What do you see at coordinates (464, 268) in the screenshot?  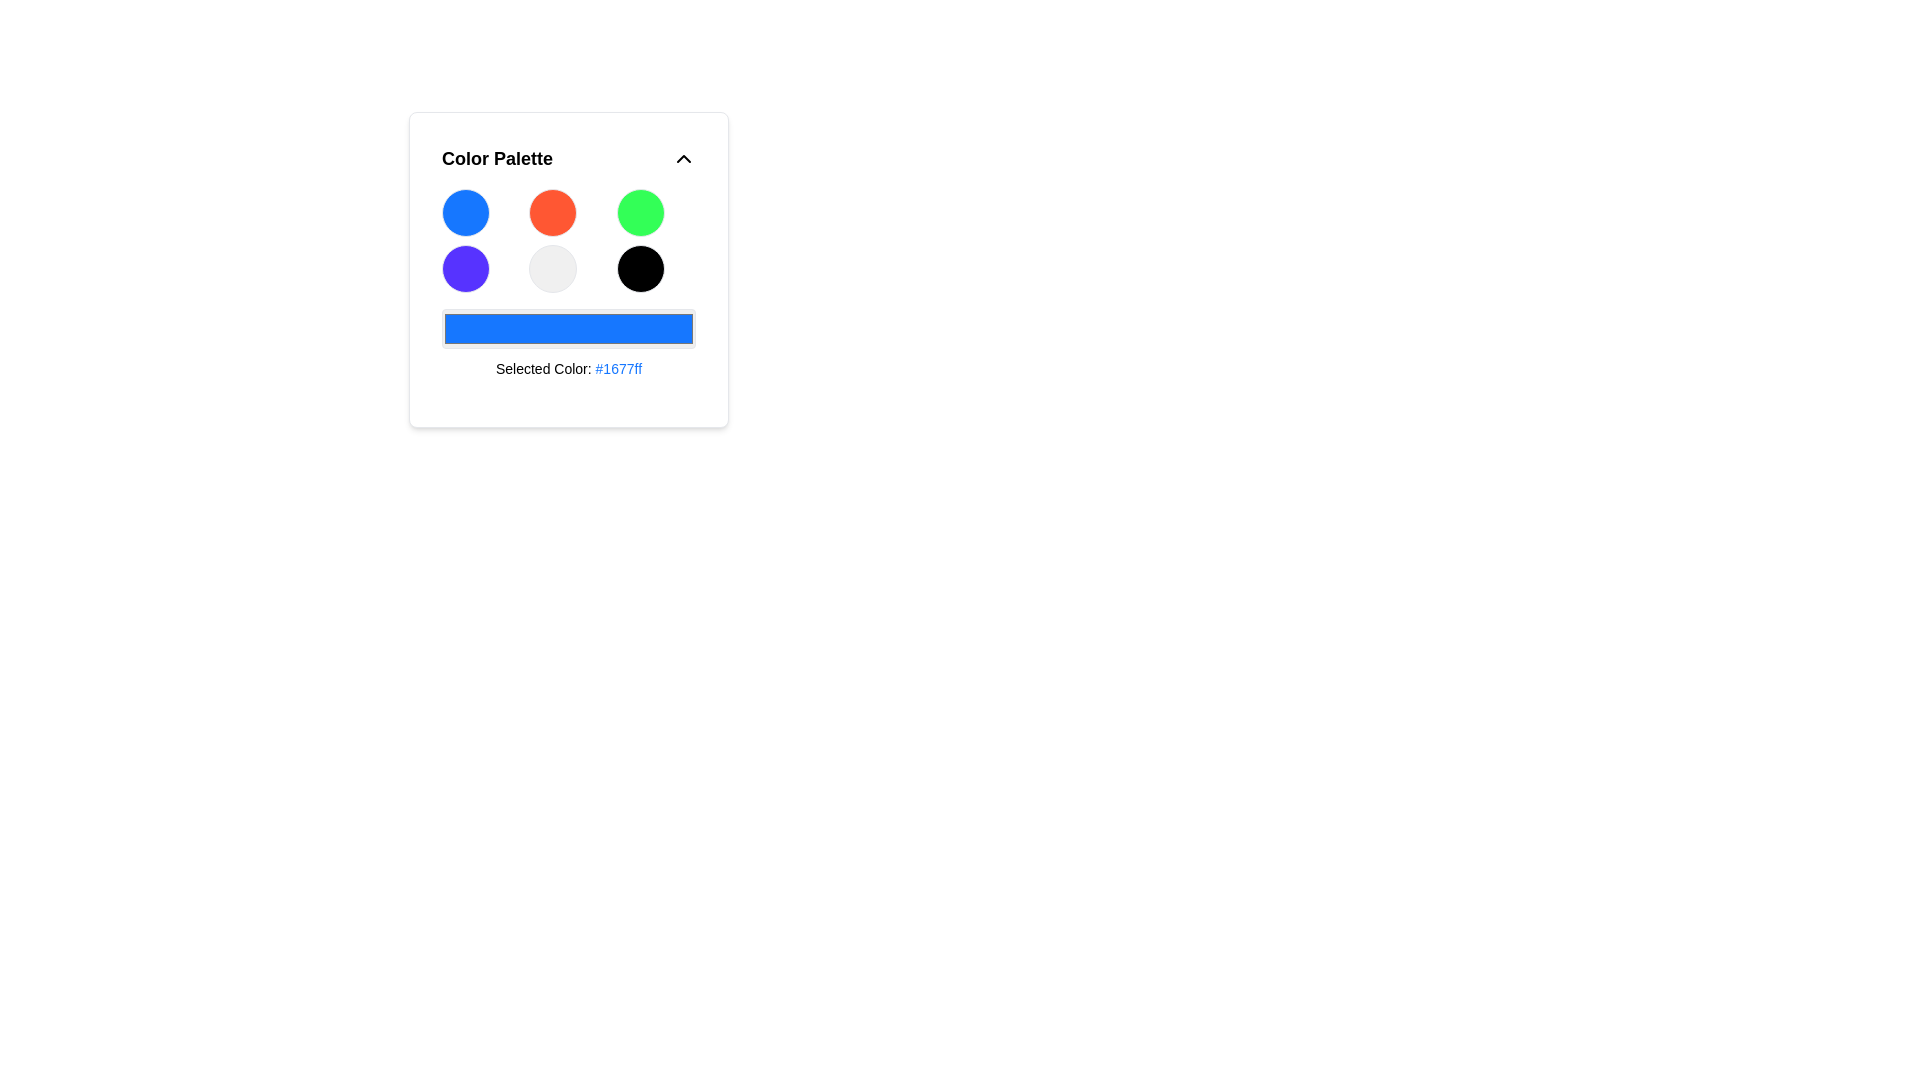 I see `the color selection button located in the center of the first column of a 3x2 grid layout` at bounding box center [464, 268].